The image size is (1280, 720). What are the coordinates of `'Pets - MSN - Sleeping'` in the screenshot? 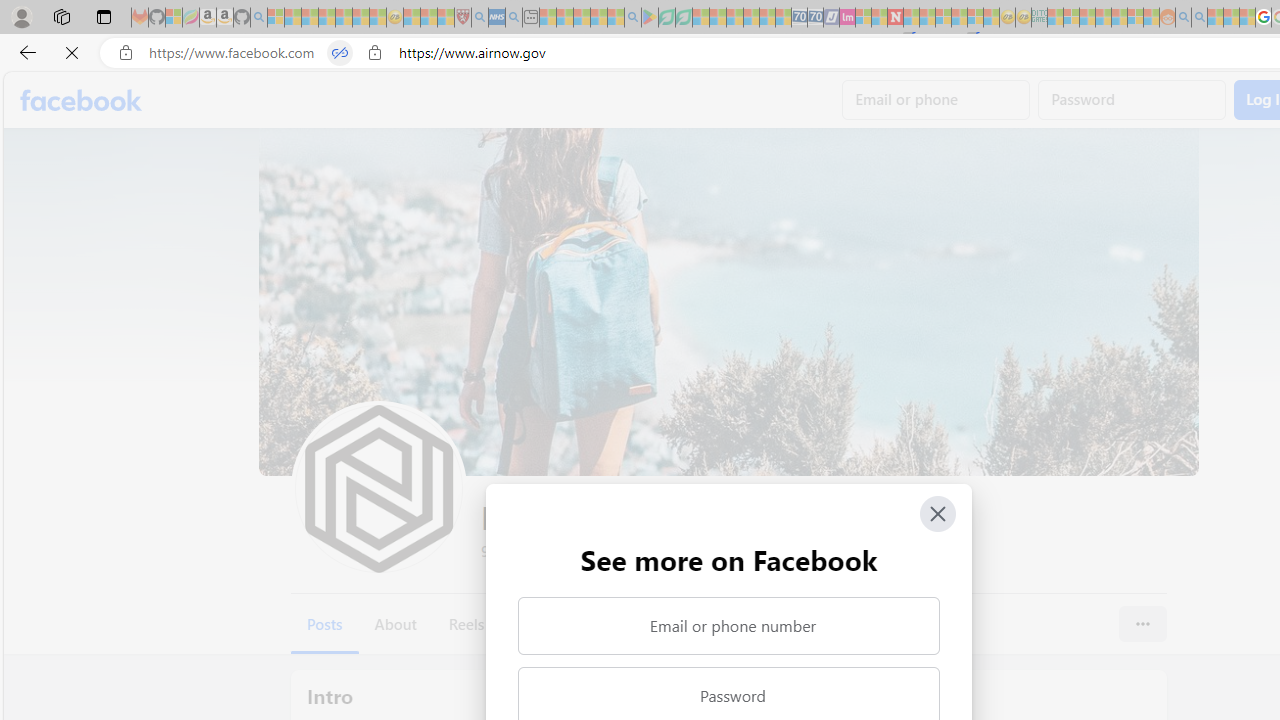 It's located at (598, 17).